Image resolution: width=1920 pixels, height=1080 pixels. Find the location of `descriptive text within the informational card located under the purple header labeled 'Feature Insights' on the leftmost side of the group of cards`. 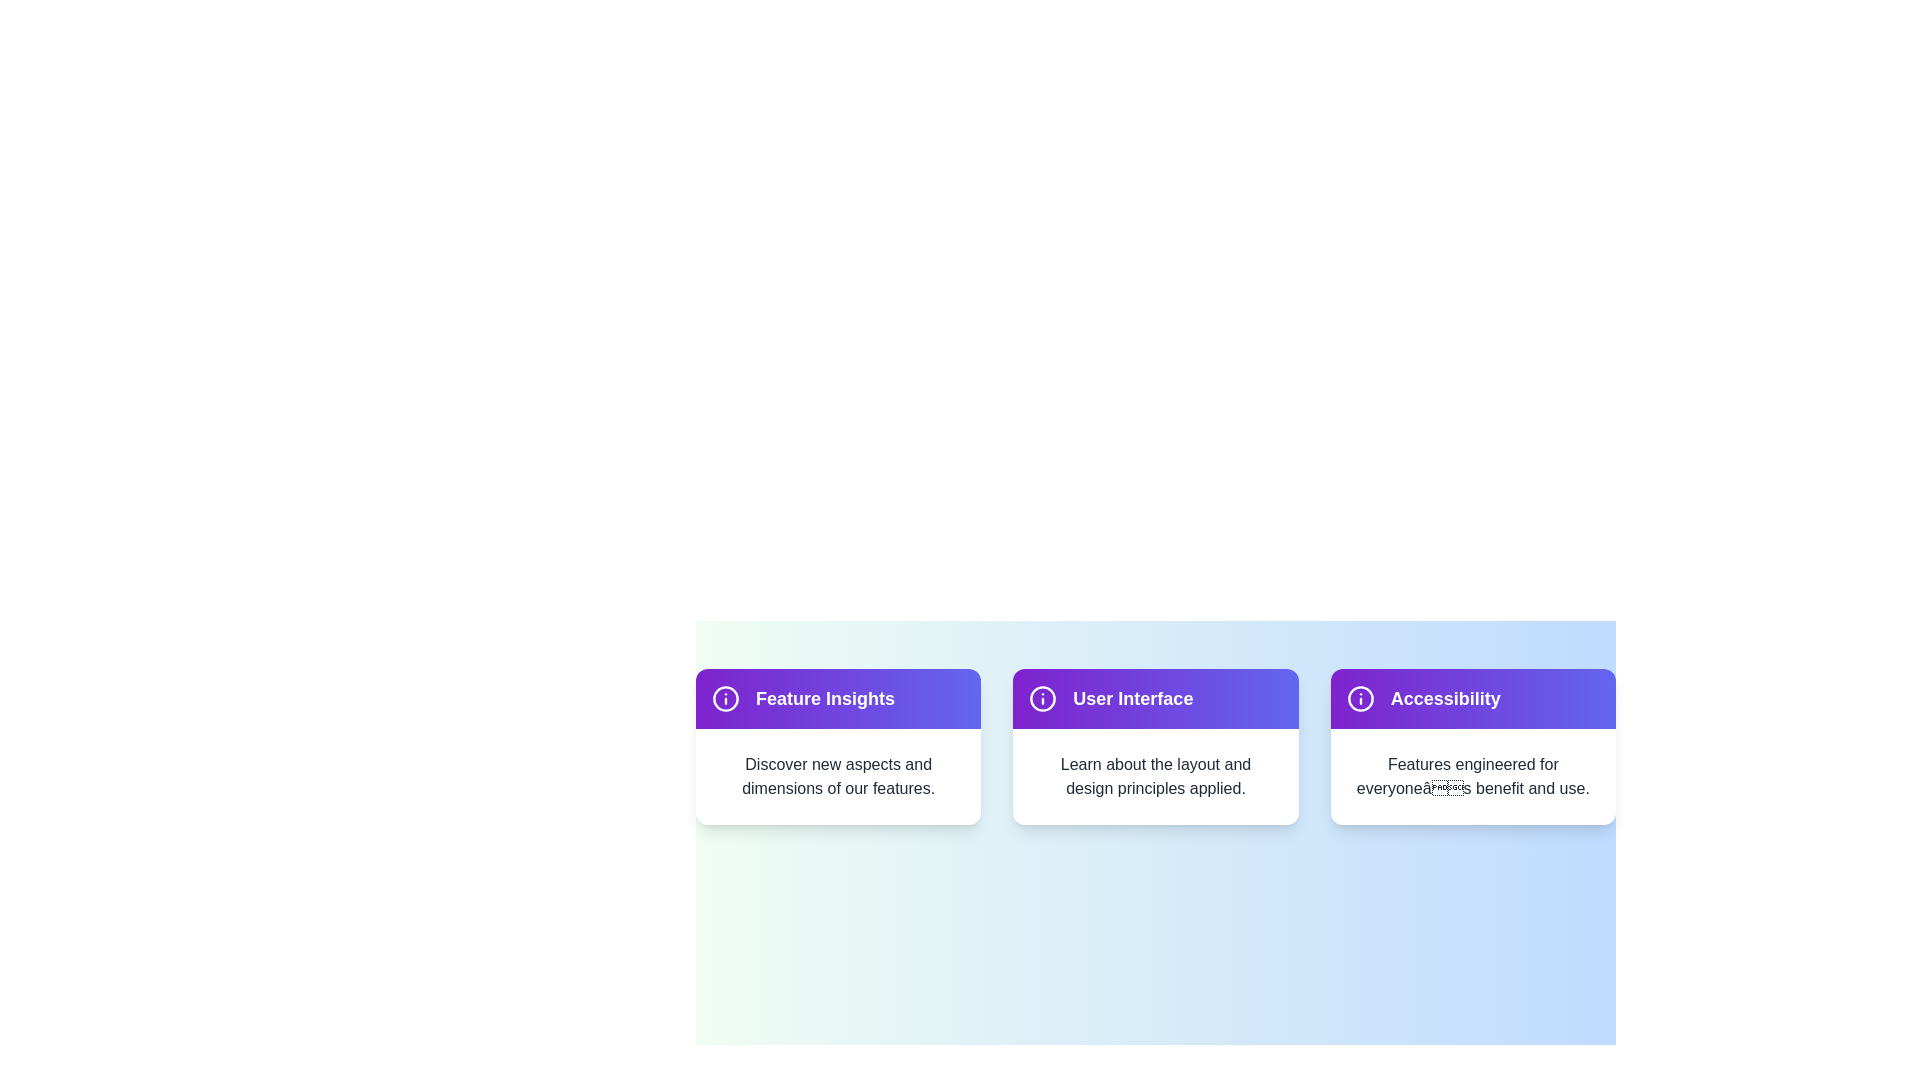

descriptive text within the informational card located under the purple header labeled 'Feature Insights' on the leftmost side of the group of cards is located at coordinates (838, 775).